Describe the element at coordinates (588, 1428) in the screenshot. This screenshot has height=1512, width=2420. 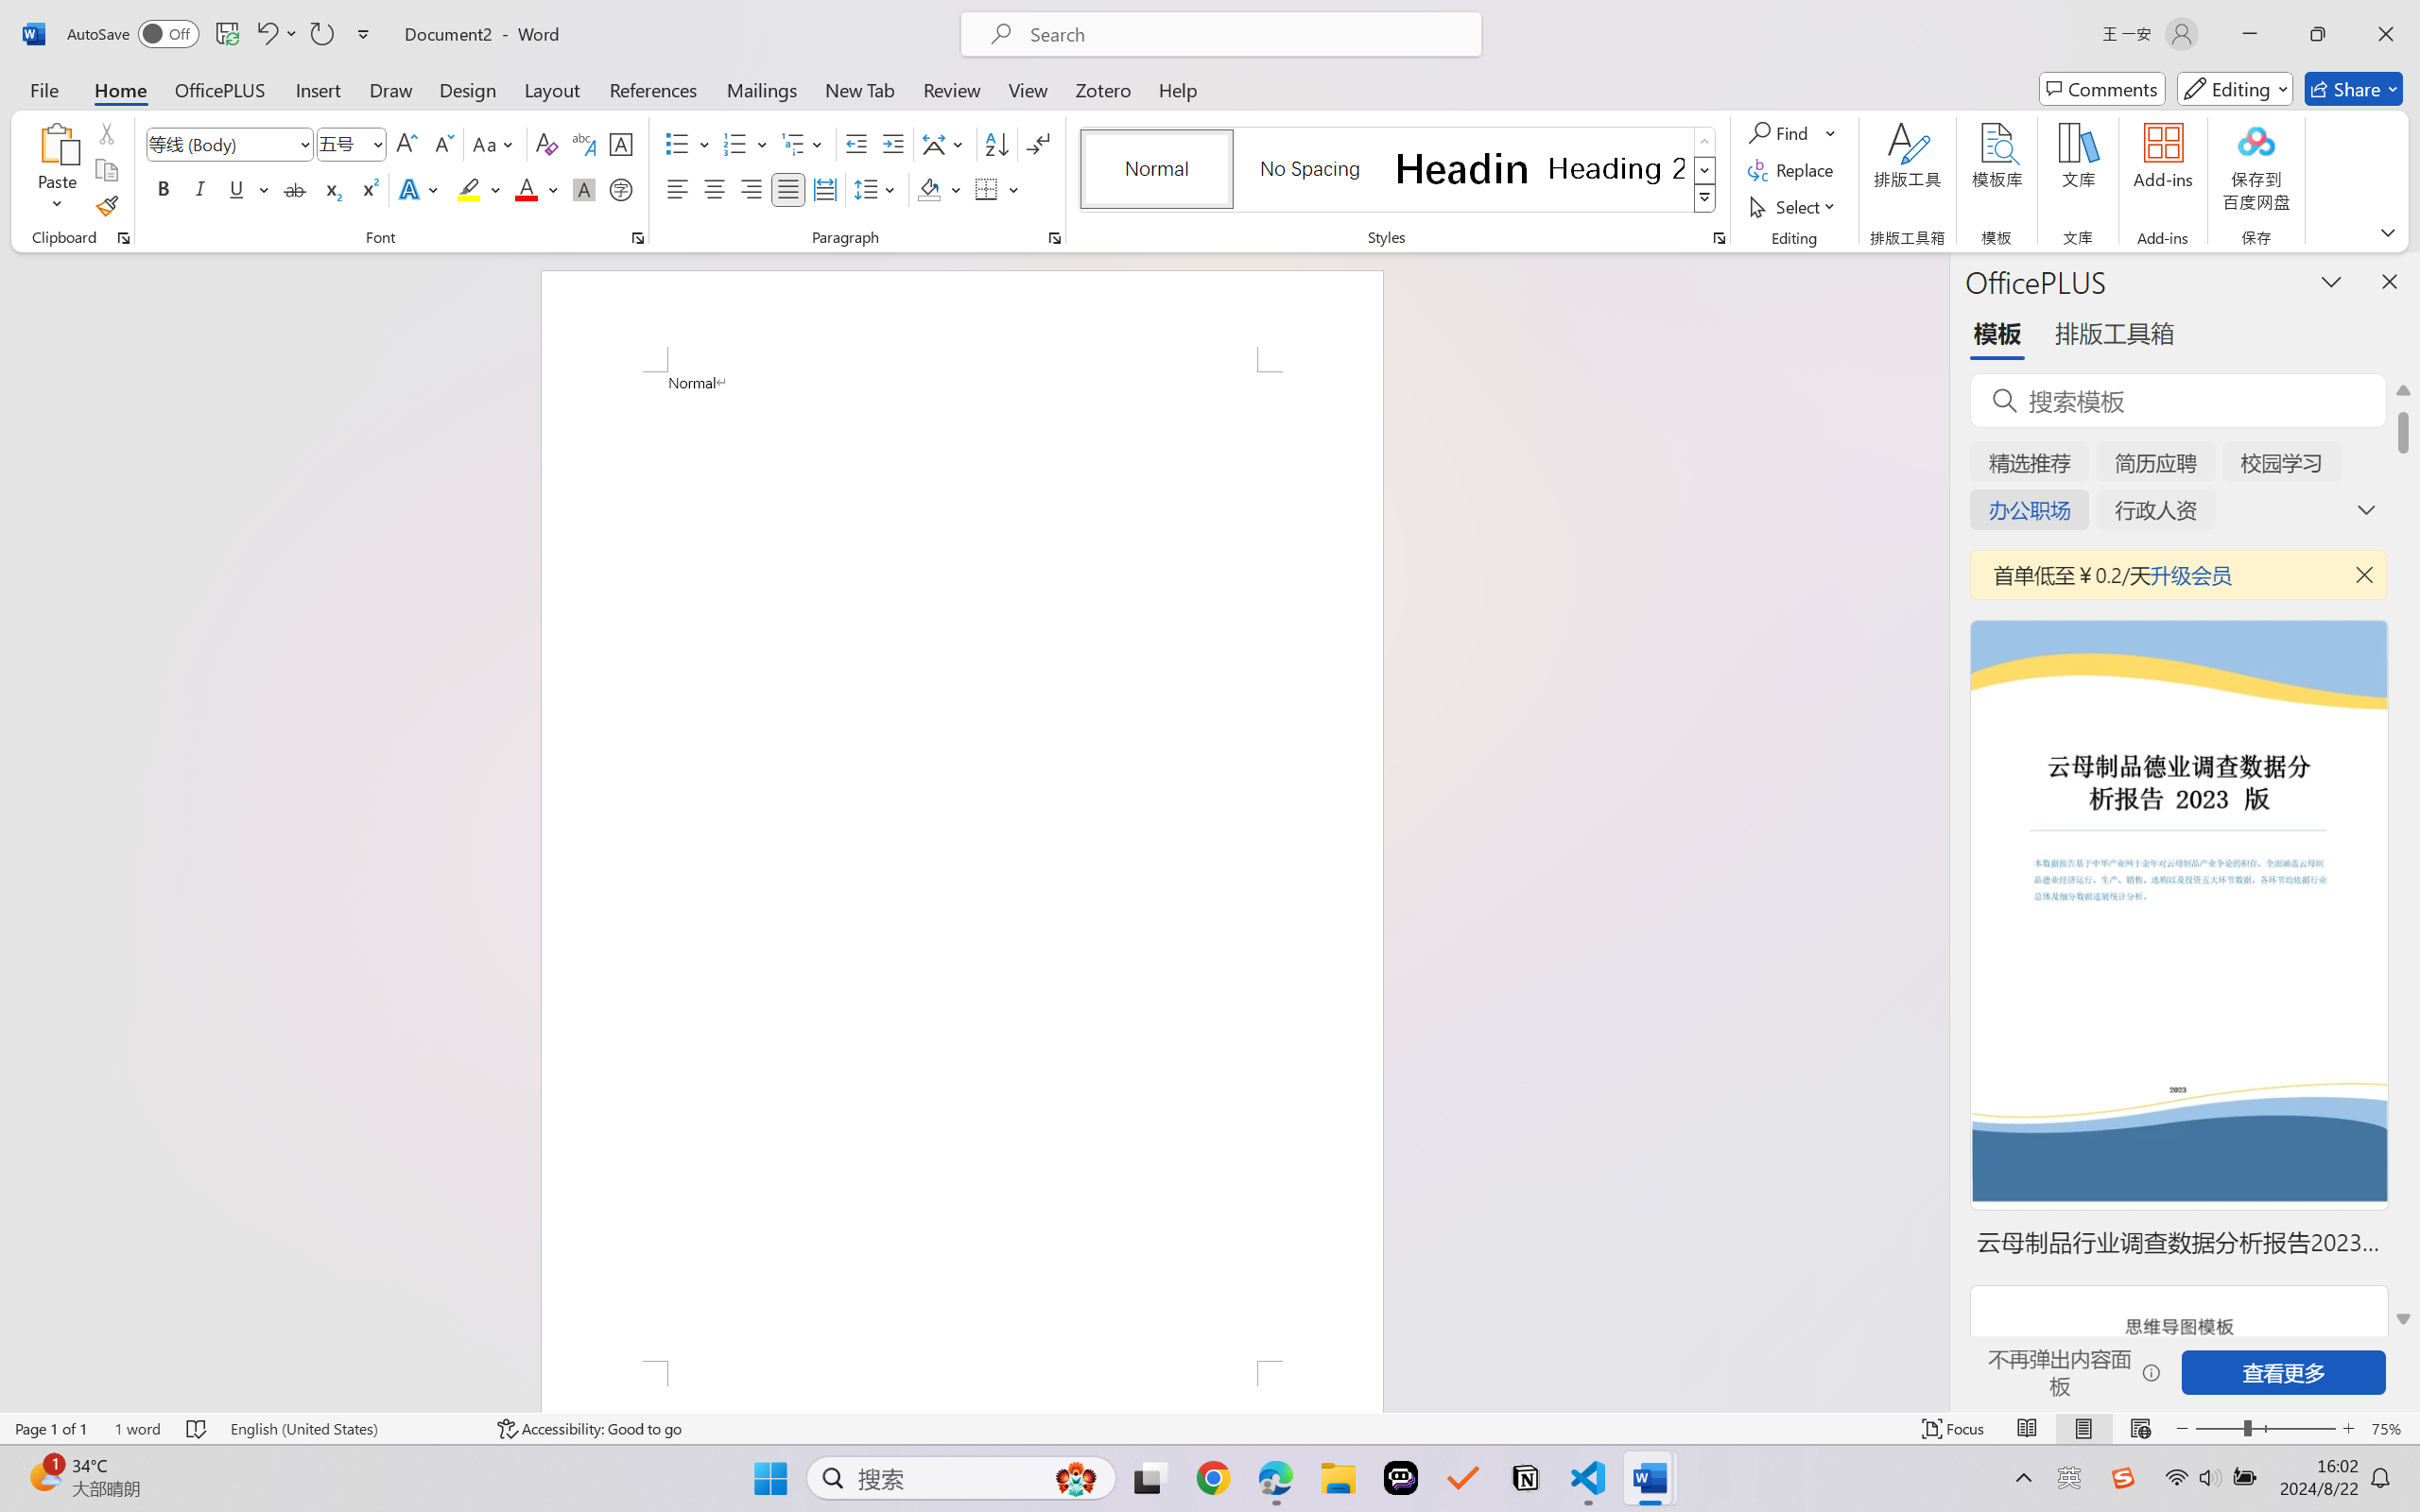
I see `'Accessibility Checker Accessibility: Good to go'` at that location.